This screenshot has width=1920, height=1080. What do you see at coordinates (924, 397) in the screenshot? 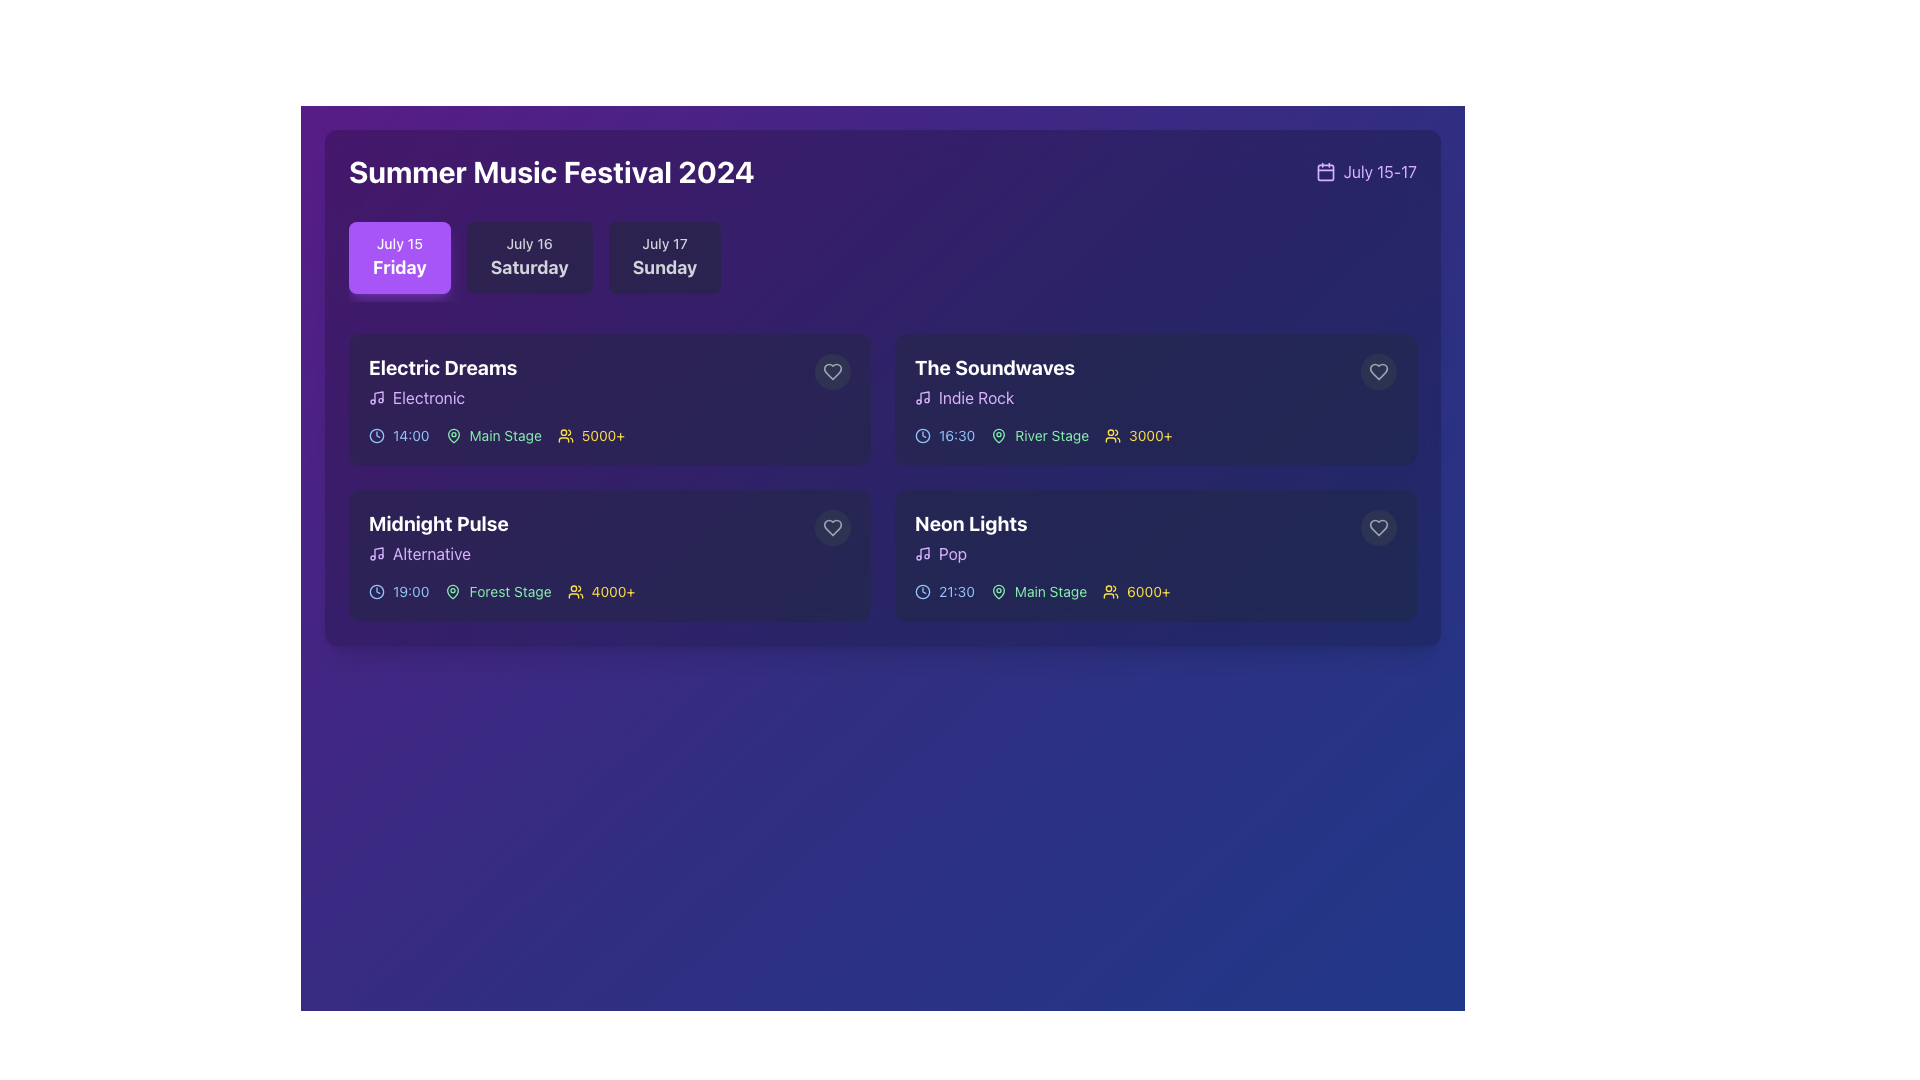
I see `the vertical line portion of the musical note symbol in the top-right portion of the SVG icon` at bounding box center [924, 397].